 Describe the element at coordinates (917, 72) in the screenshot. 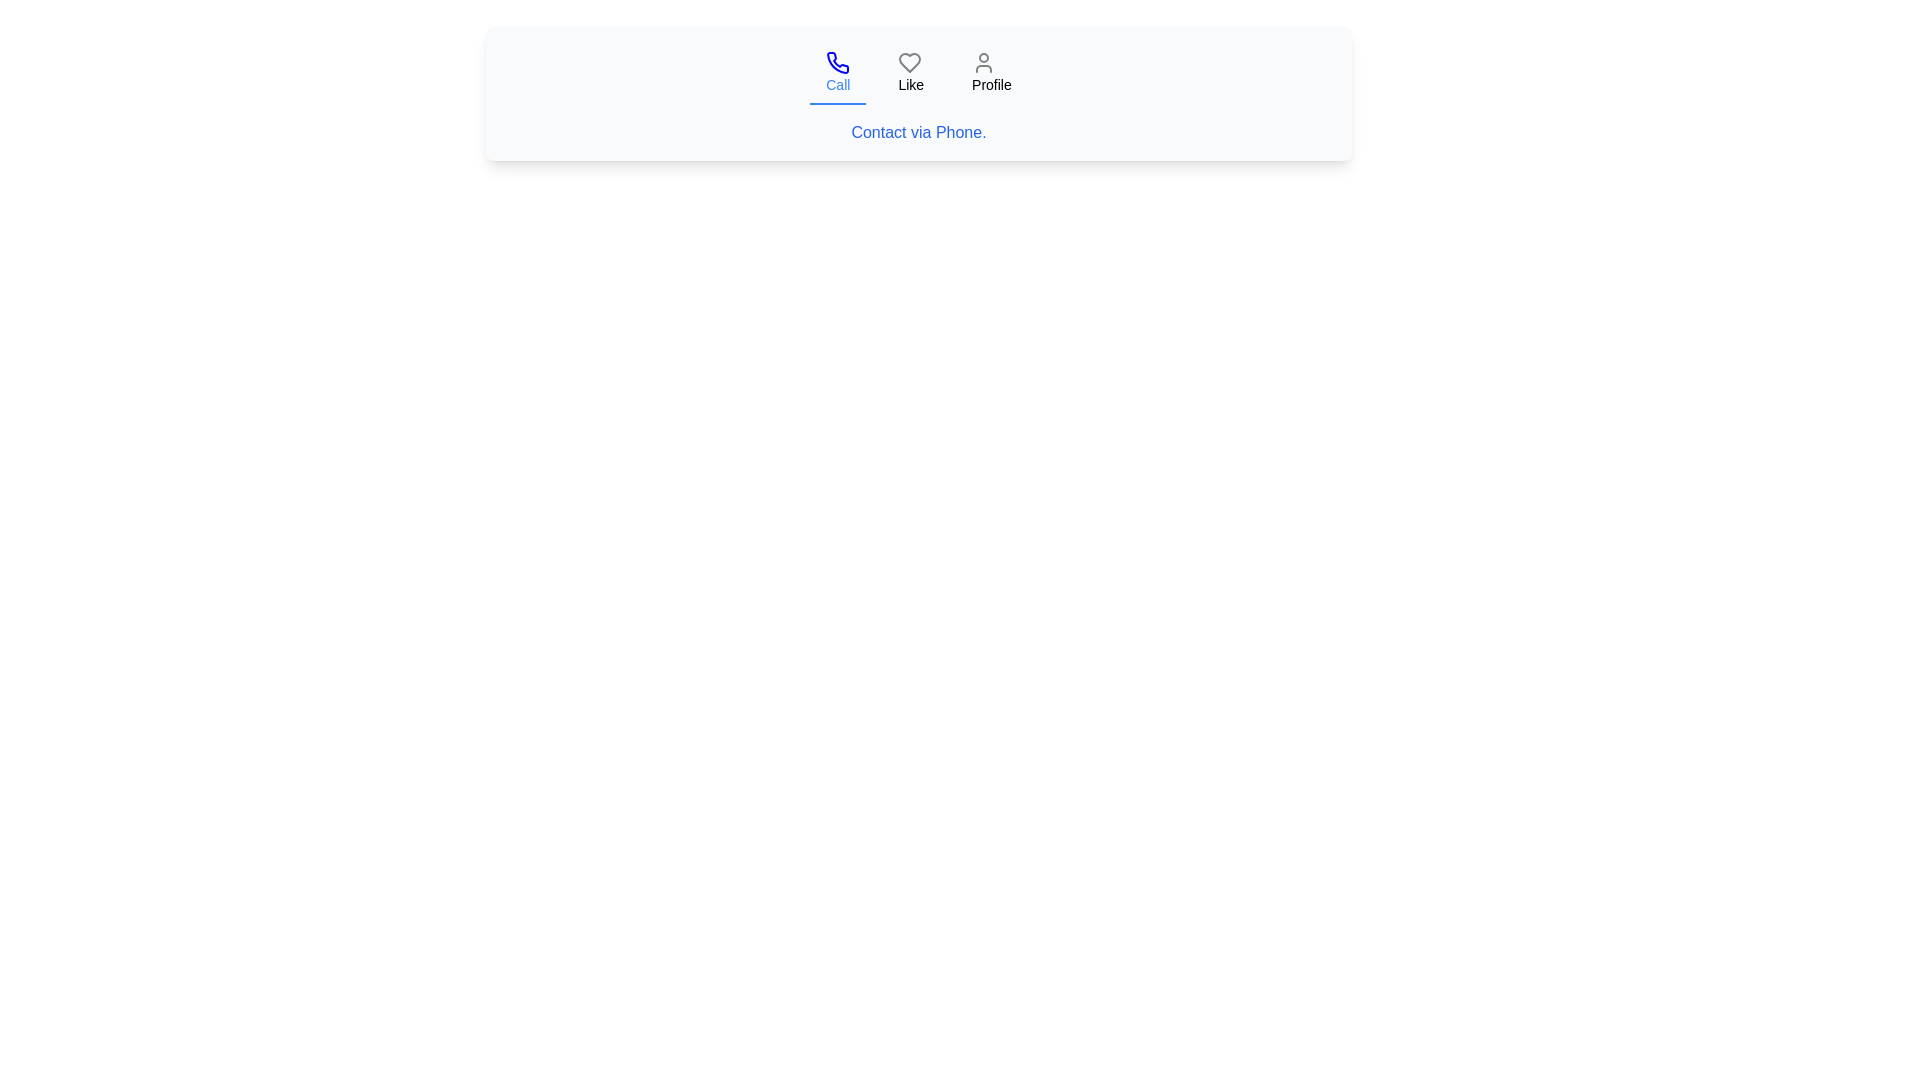

I see `the second button in a horizontal group of three options` at that location.